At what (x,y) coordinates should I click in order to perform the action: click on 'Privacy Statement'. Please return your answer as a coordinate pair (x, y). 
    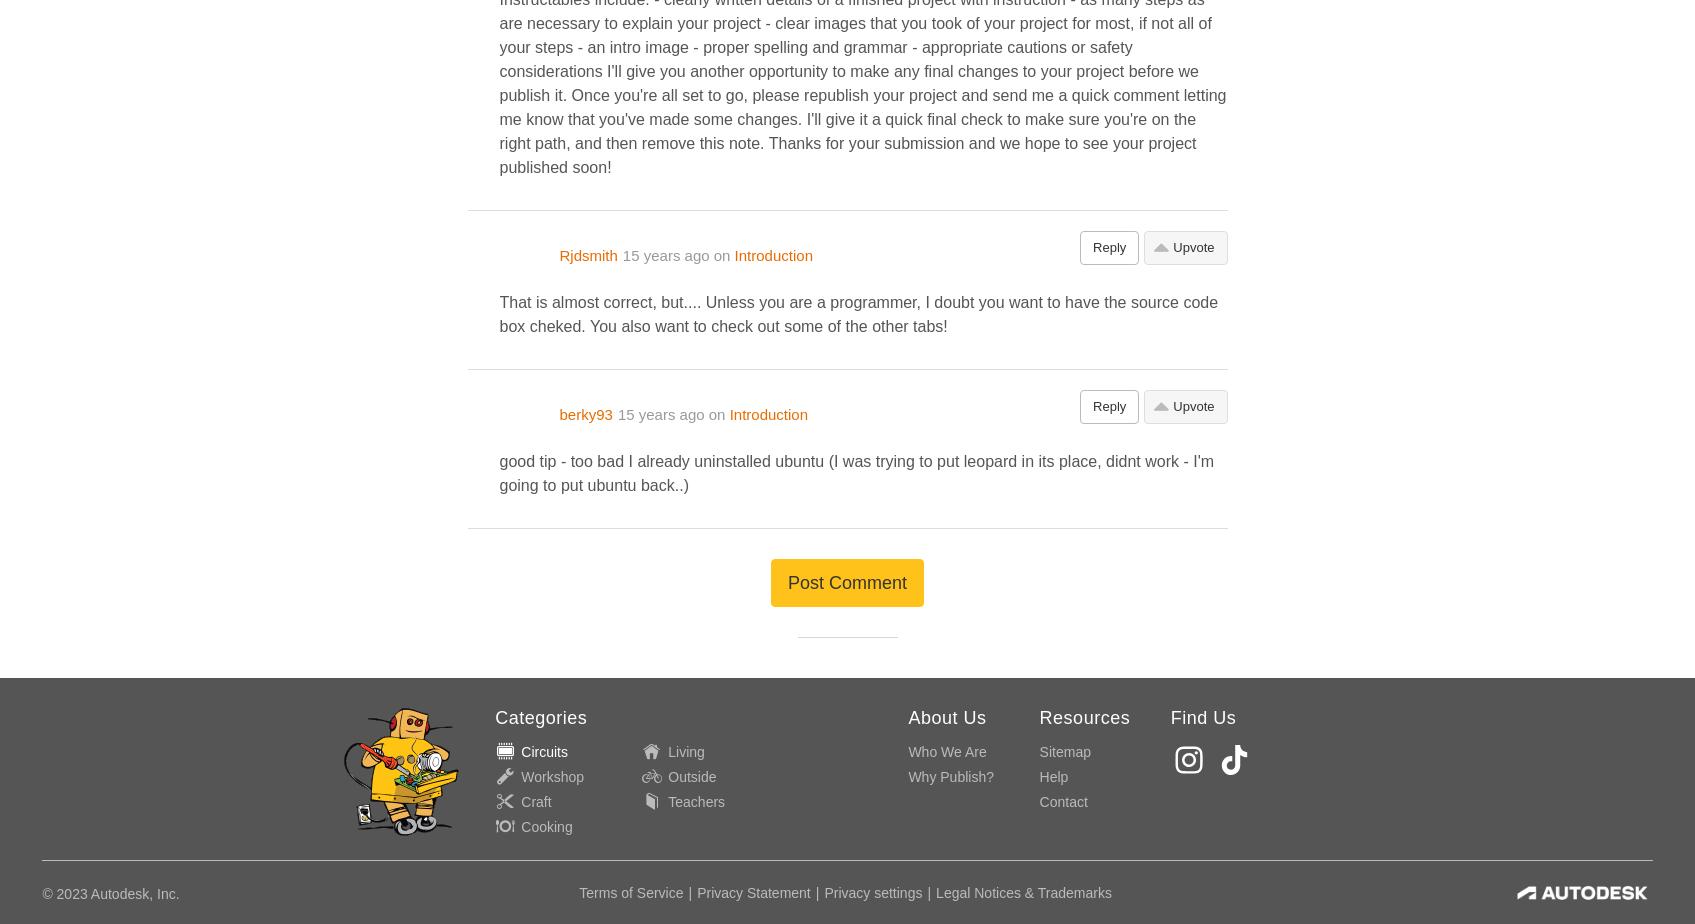
    Looking at the image, I should click on (696, 893).